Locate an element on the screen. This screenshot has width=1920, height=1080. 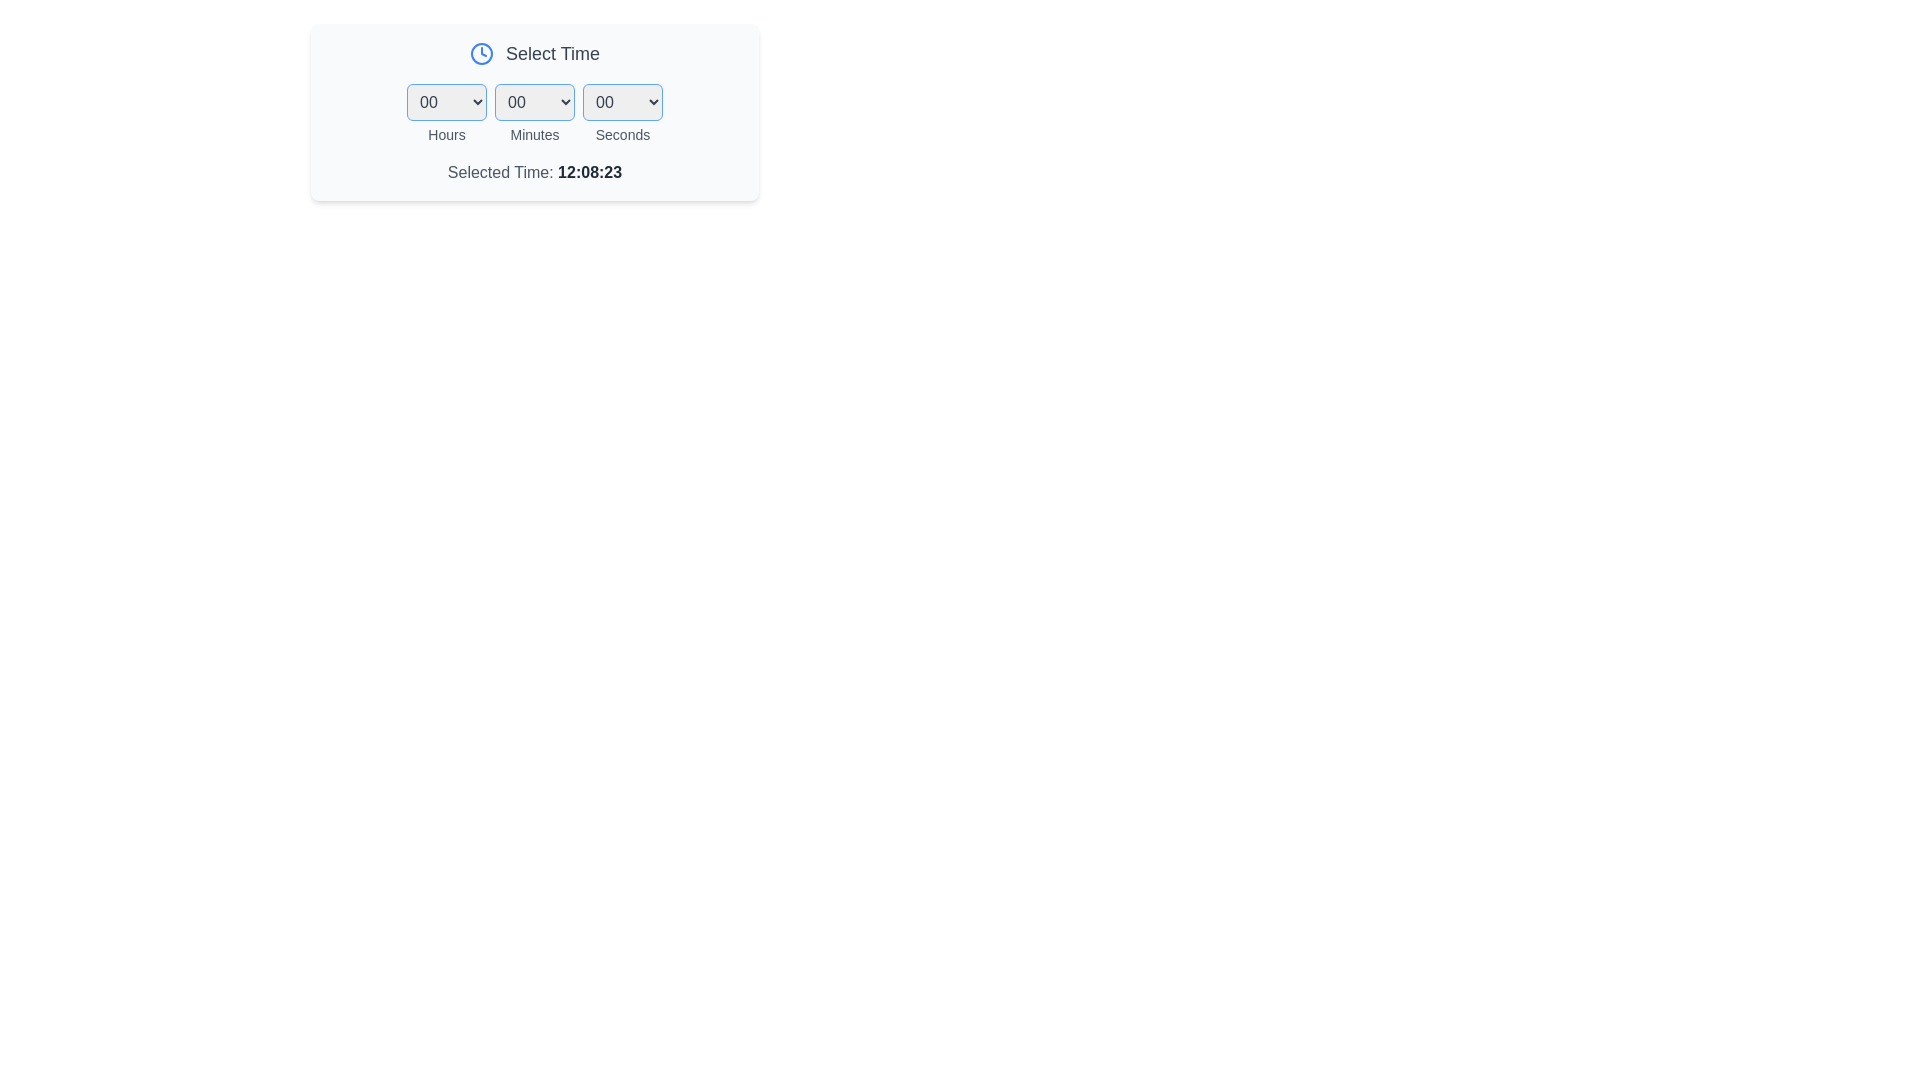
the middle dropdown menu for selecting minutes is located at coordinates (534, 114).